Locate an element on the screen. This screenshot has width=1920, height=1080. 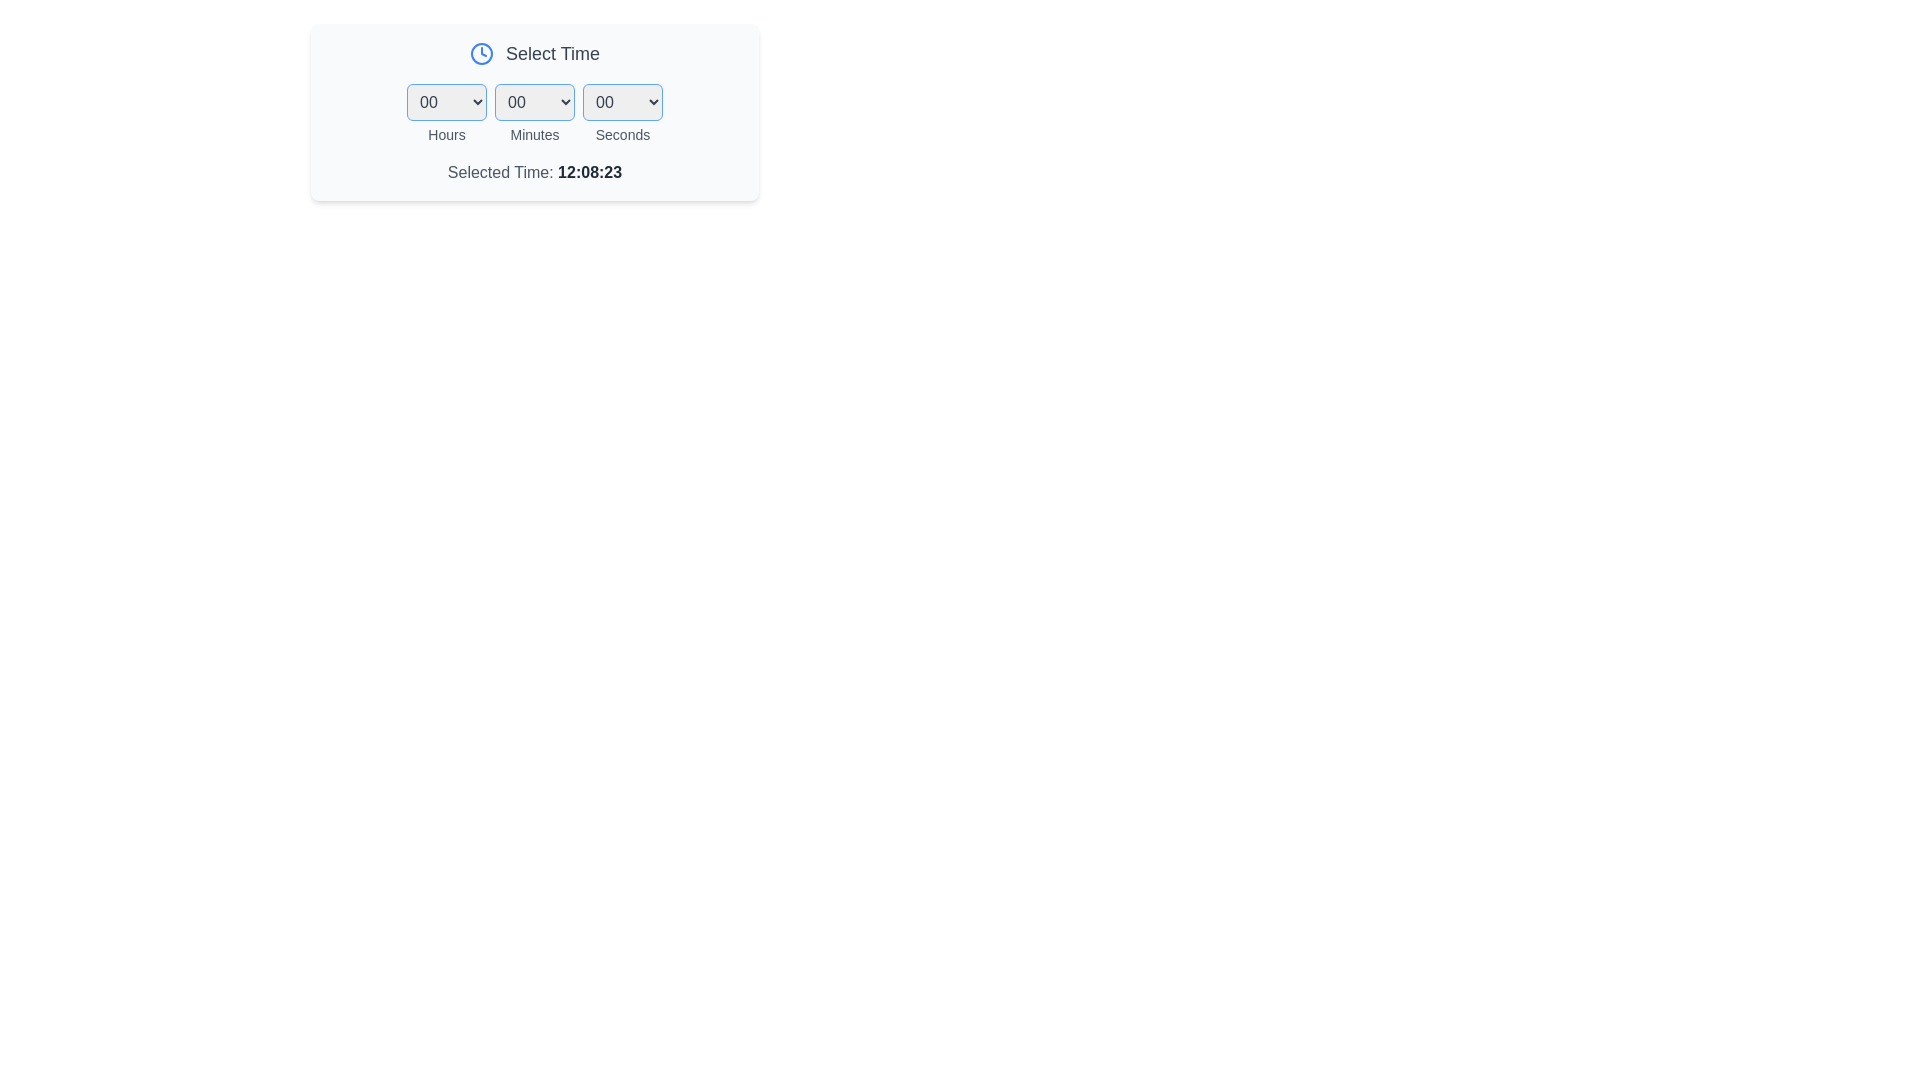
the middle dropdown menu for selecting minutes is located at coordinates (534, 114).